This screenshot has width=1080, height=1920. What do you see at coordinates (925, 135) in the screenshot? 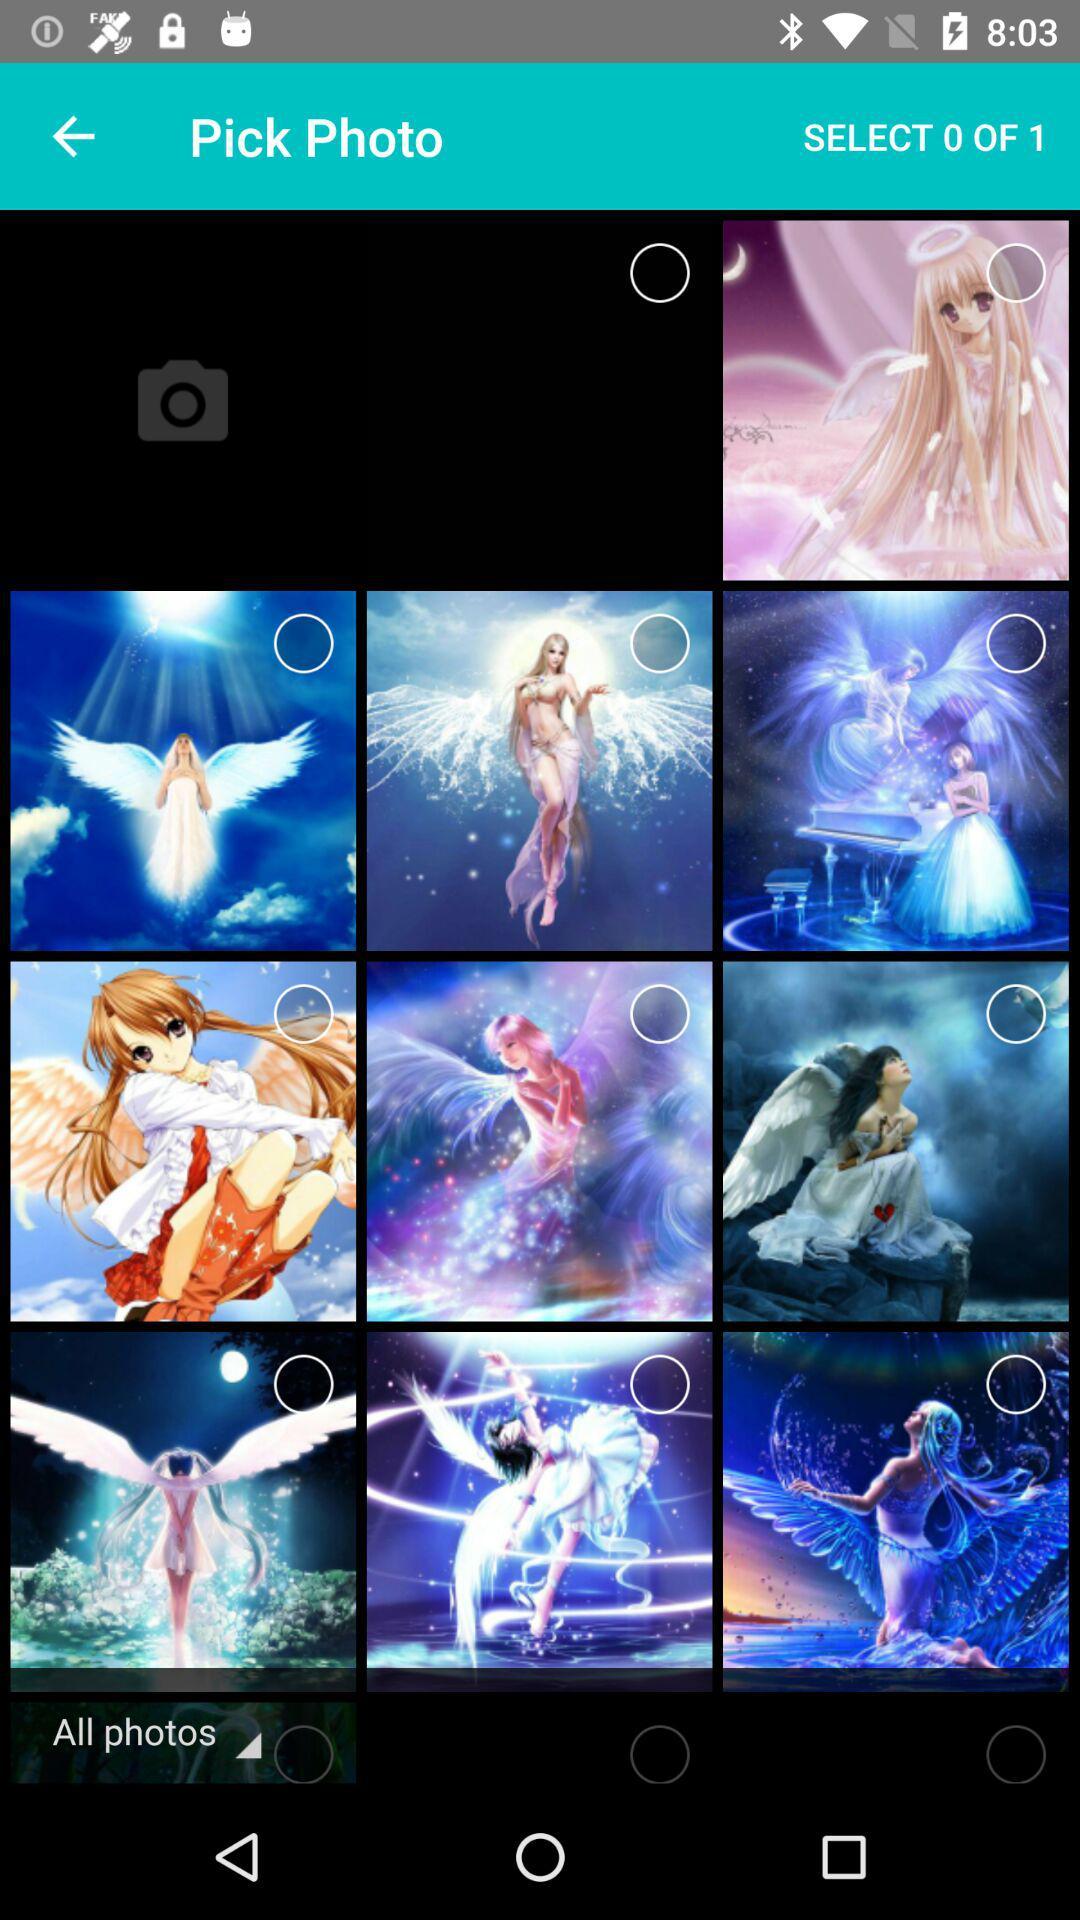
I see `select 0 of item` at bounding box center [925, 135].